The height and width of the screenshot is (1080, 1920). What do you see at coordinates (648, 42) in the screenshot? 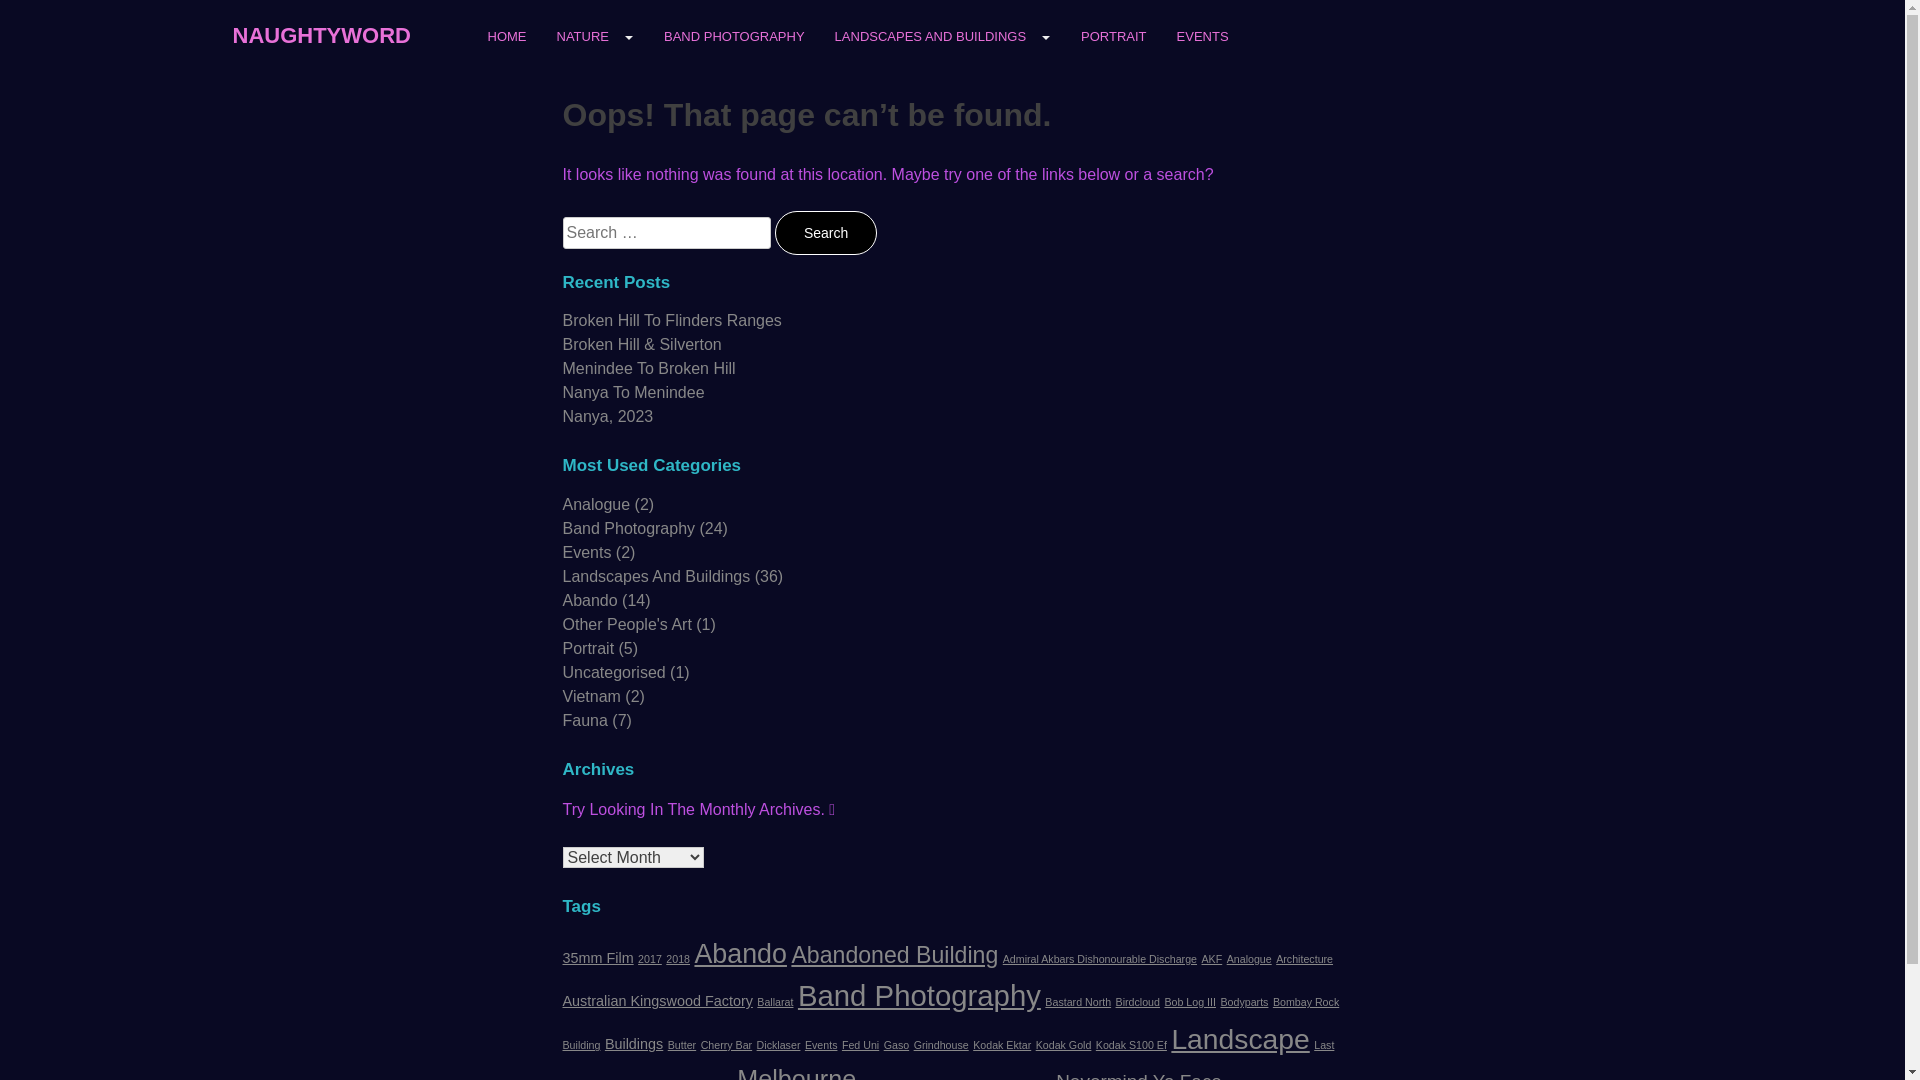
I see `'BAND PHOTOGRAPHY'` at bounding box center [648, 42].